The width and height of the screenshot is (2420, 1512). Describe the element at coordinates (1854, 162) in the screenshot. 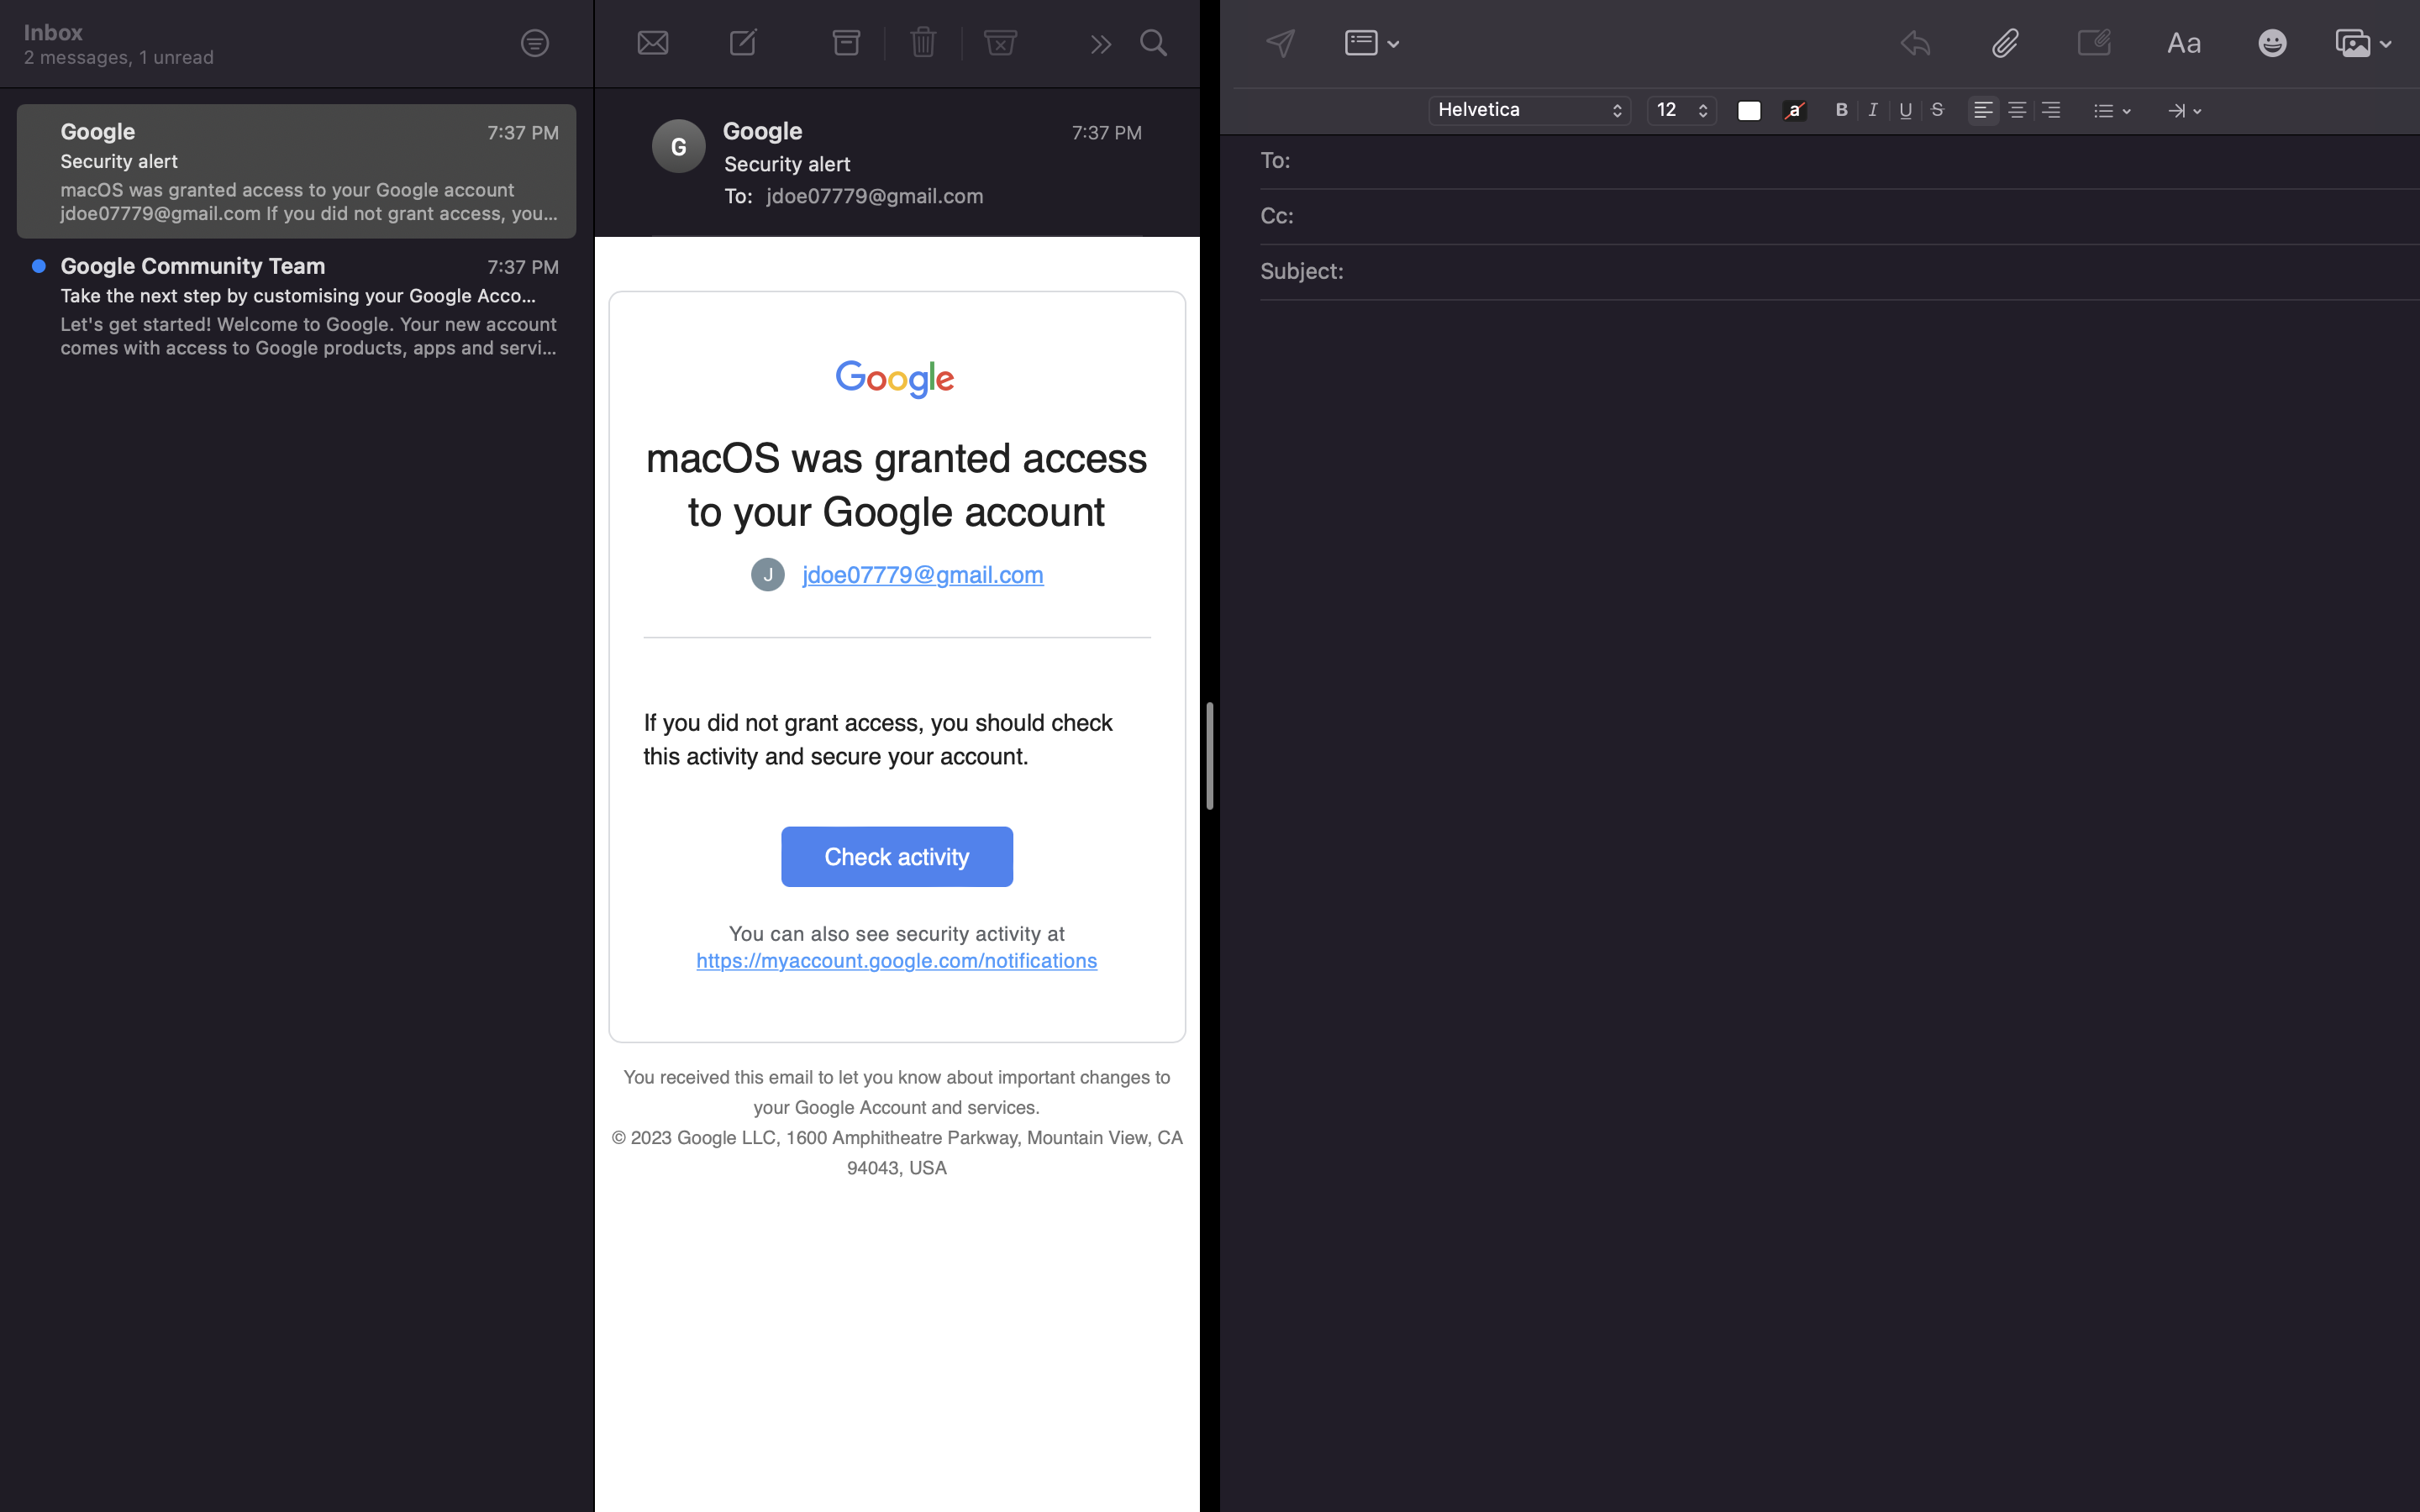

I see `Add recipient of mail as "beck@gmail.com` at that location.